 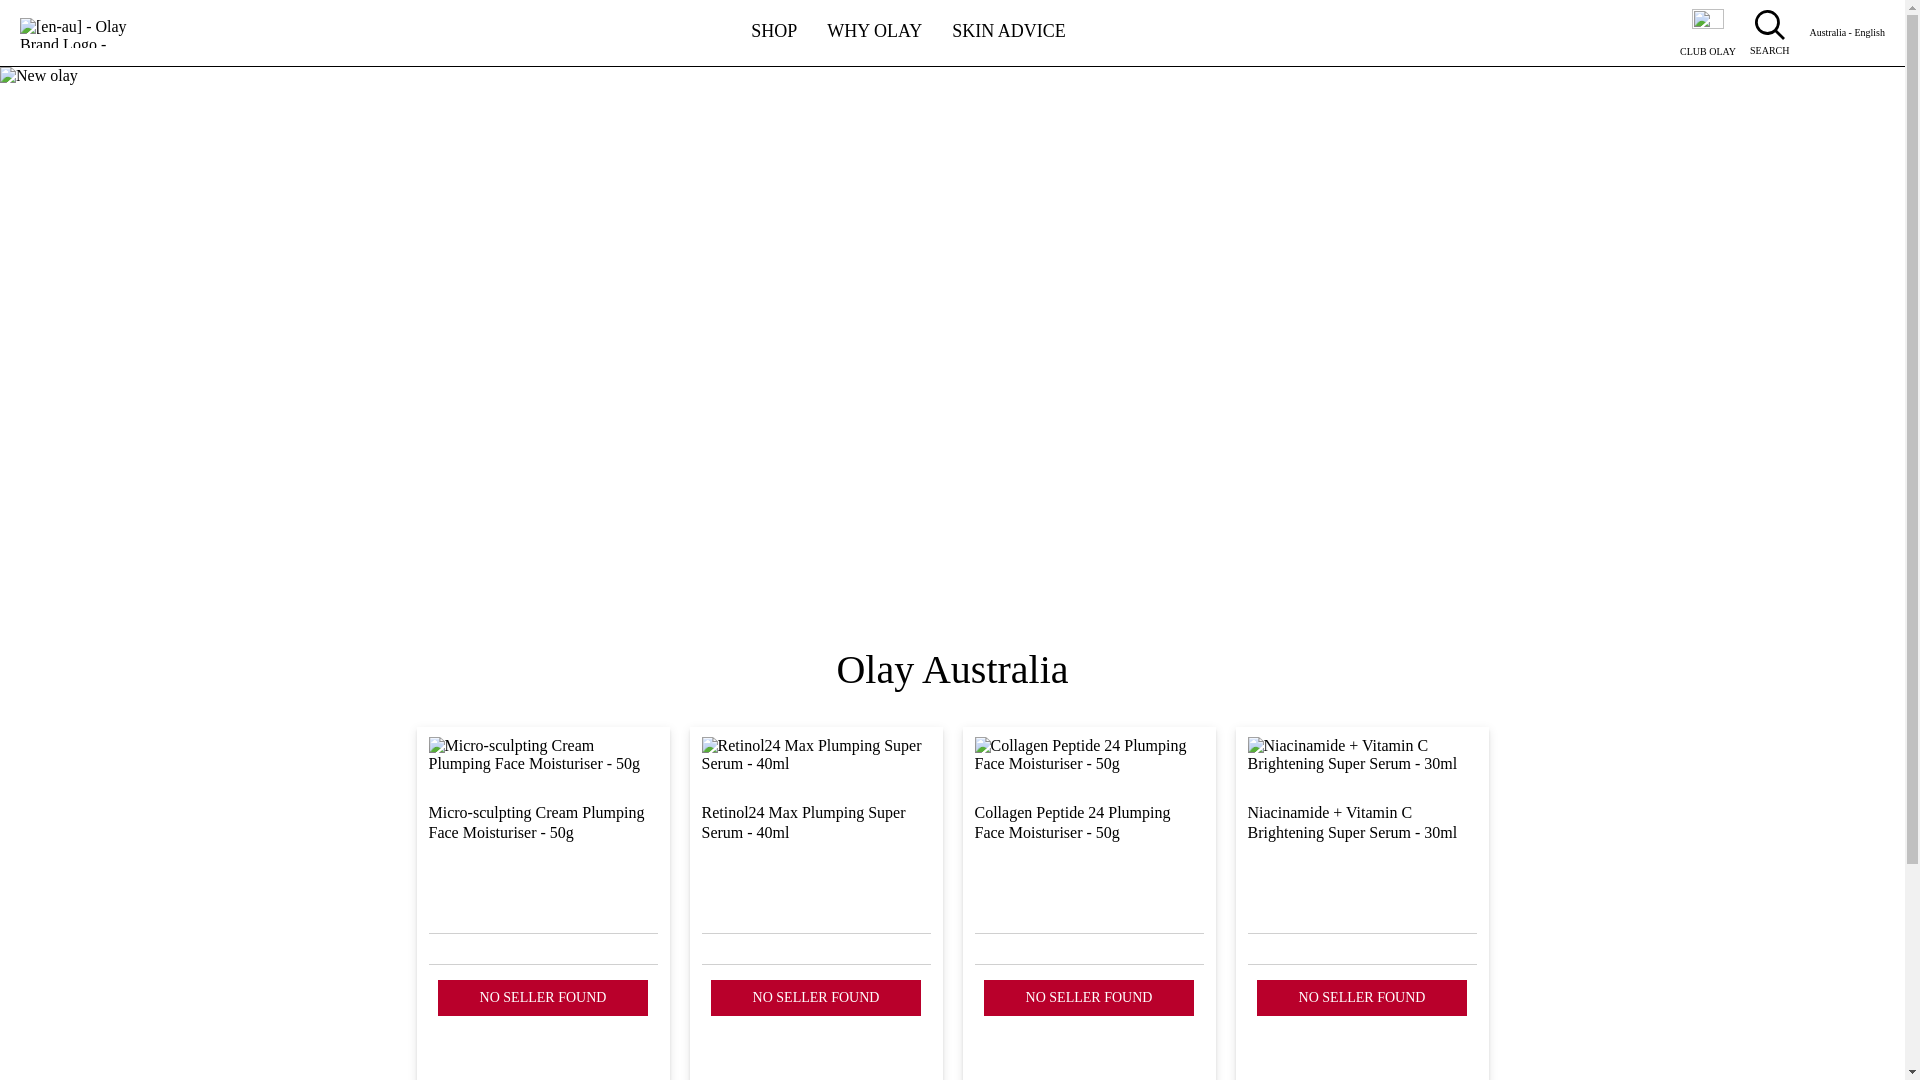 I want to click on 'CLUB OLAY', so click(x=1707, y=33).